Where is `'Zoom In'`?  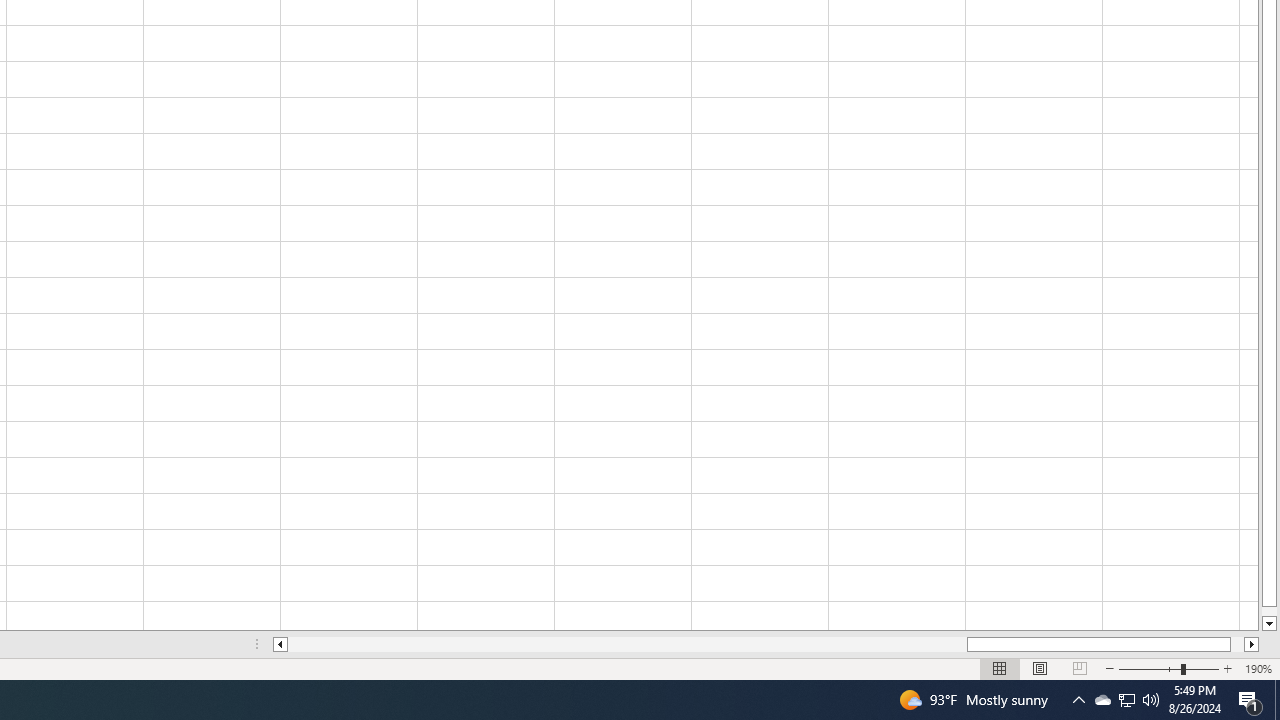 'Zoom In' is located at coordinates (1226, 669).